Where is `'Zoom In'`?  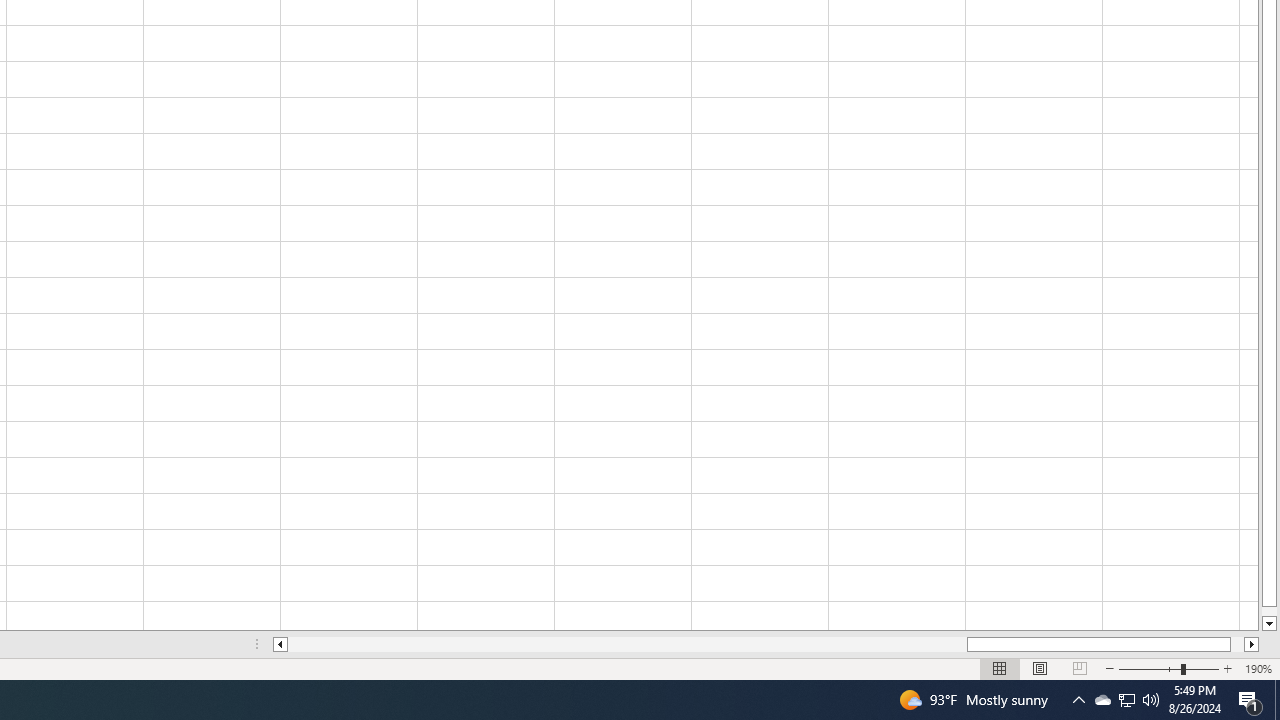 'Zoom In' is located at coordinates (1226, 669).